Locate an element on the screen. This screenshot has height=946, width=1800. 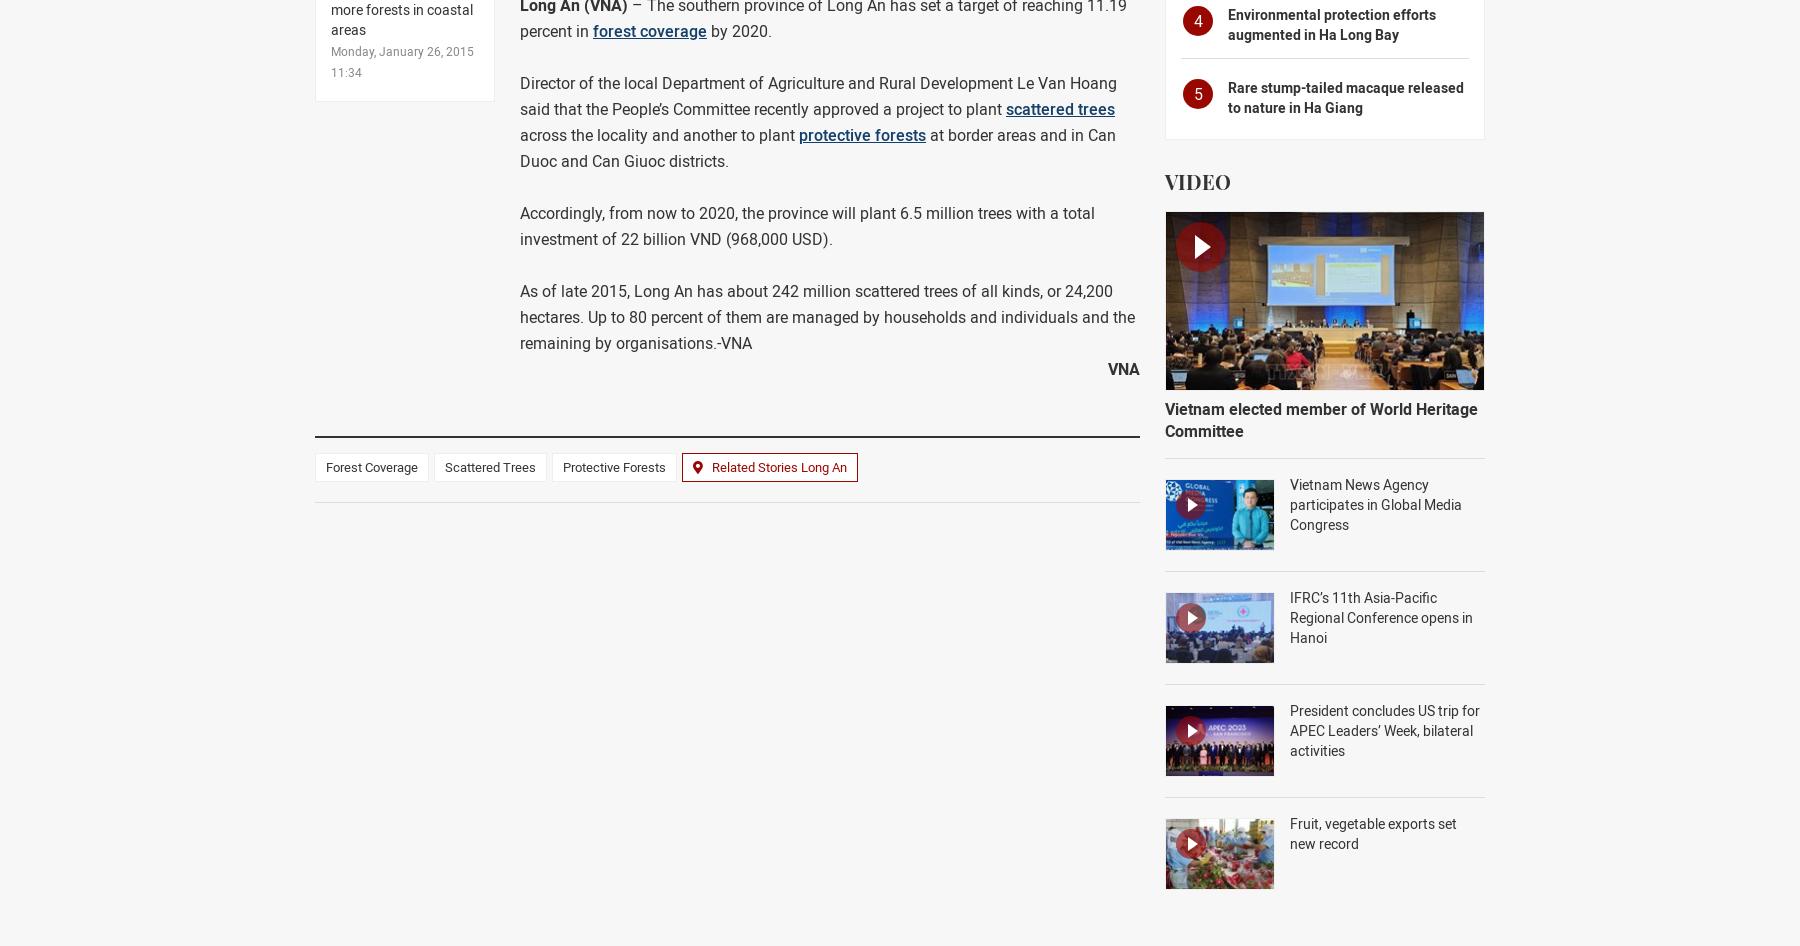
'IFRC’s 11th Asia-Pacific Regional Conference opens in Hanoi' is located at coordinates (1380, 616).